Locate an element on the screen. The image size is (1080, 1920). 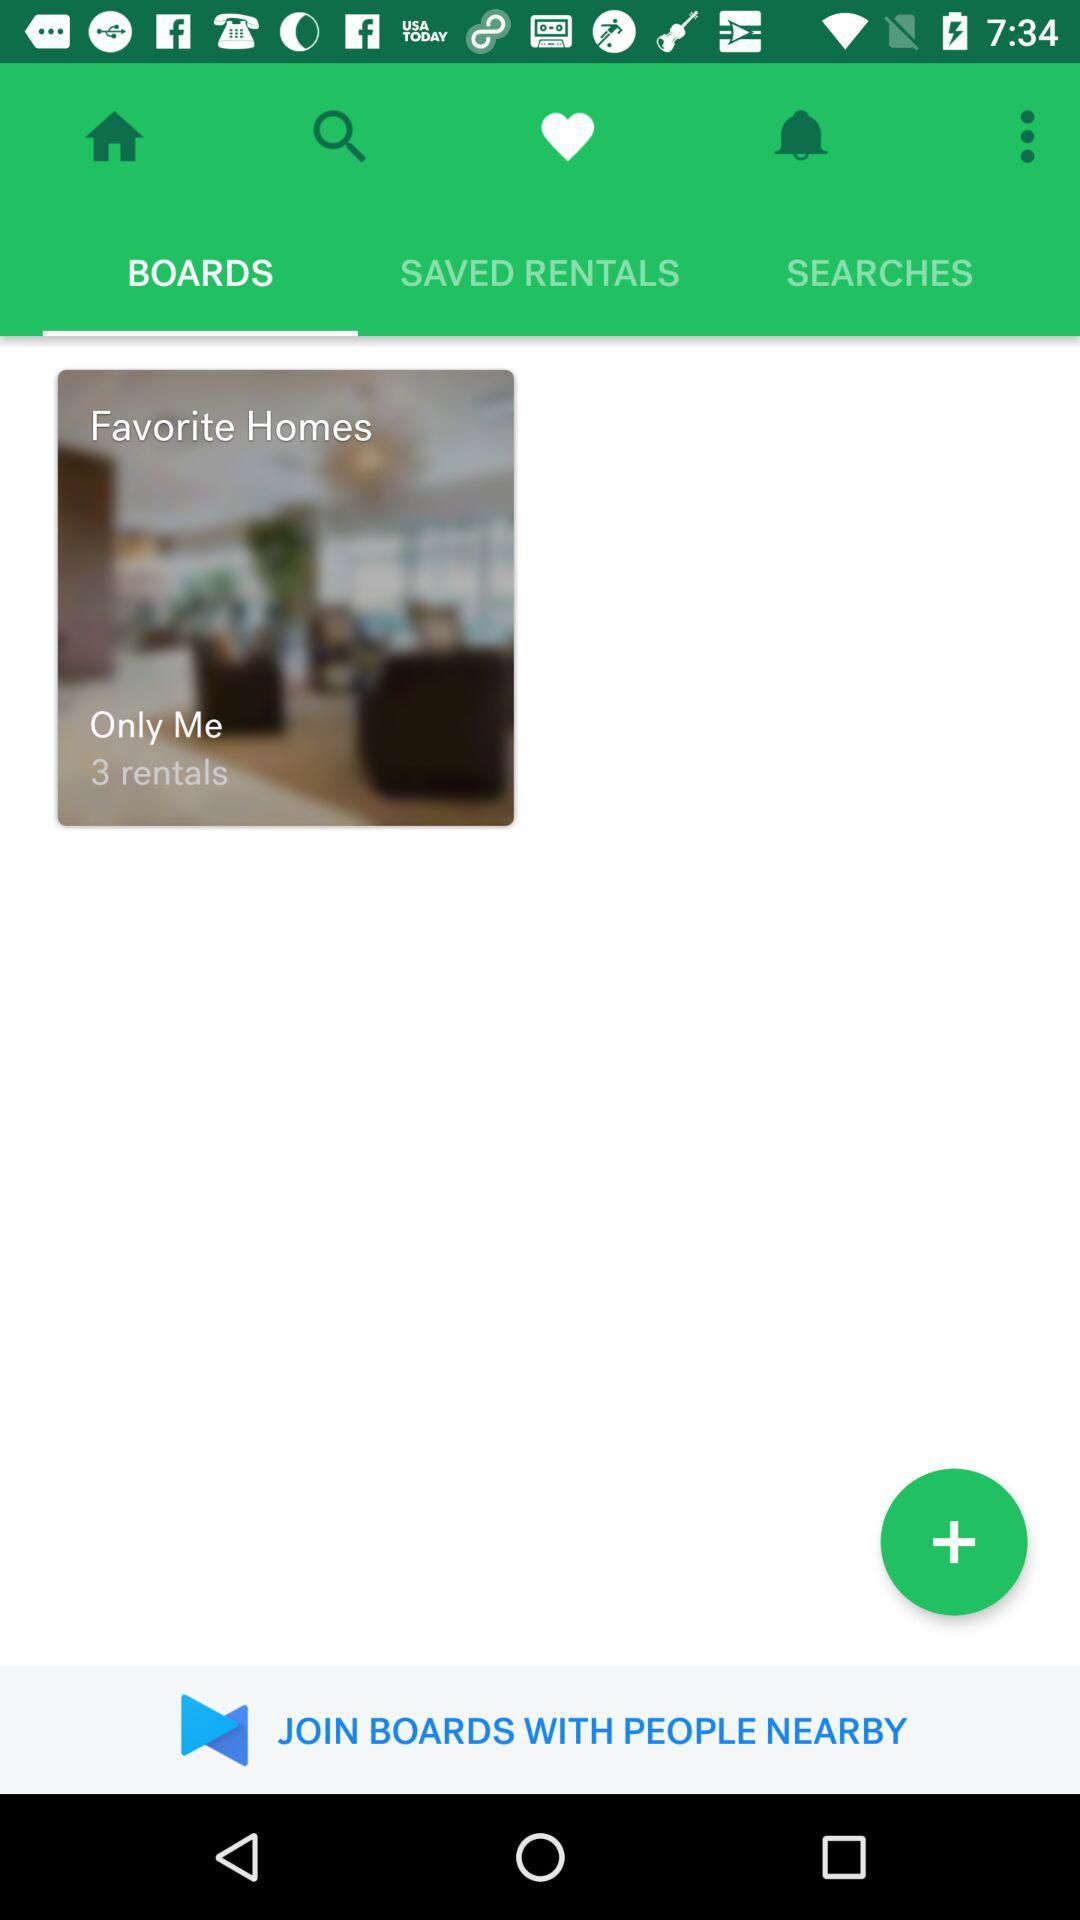
the tab searches on the web page is located at coordinates (878, 272).